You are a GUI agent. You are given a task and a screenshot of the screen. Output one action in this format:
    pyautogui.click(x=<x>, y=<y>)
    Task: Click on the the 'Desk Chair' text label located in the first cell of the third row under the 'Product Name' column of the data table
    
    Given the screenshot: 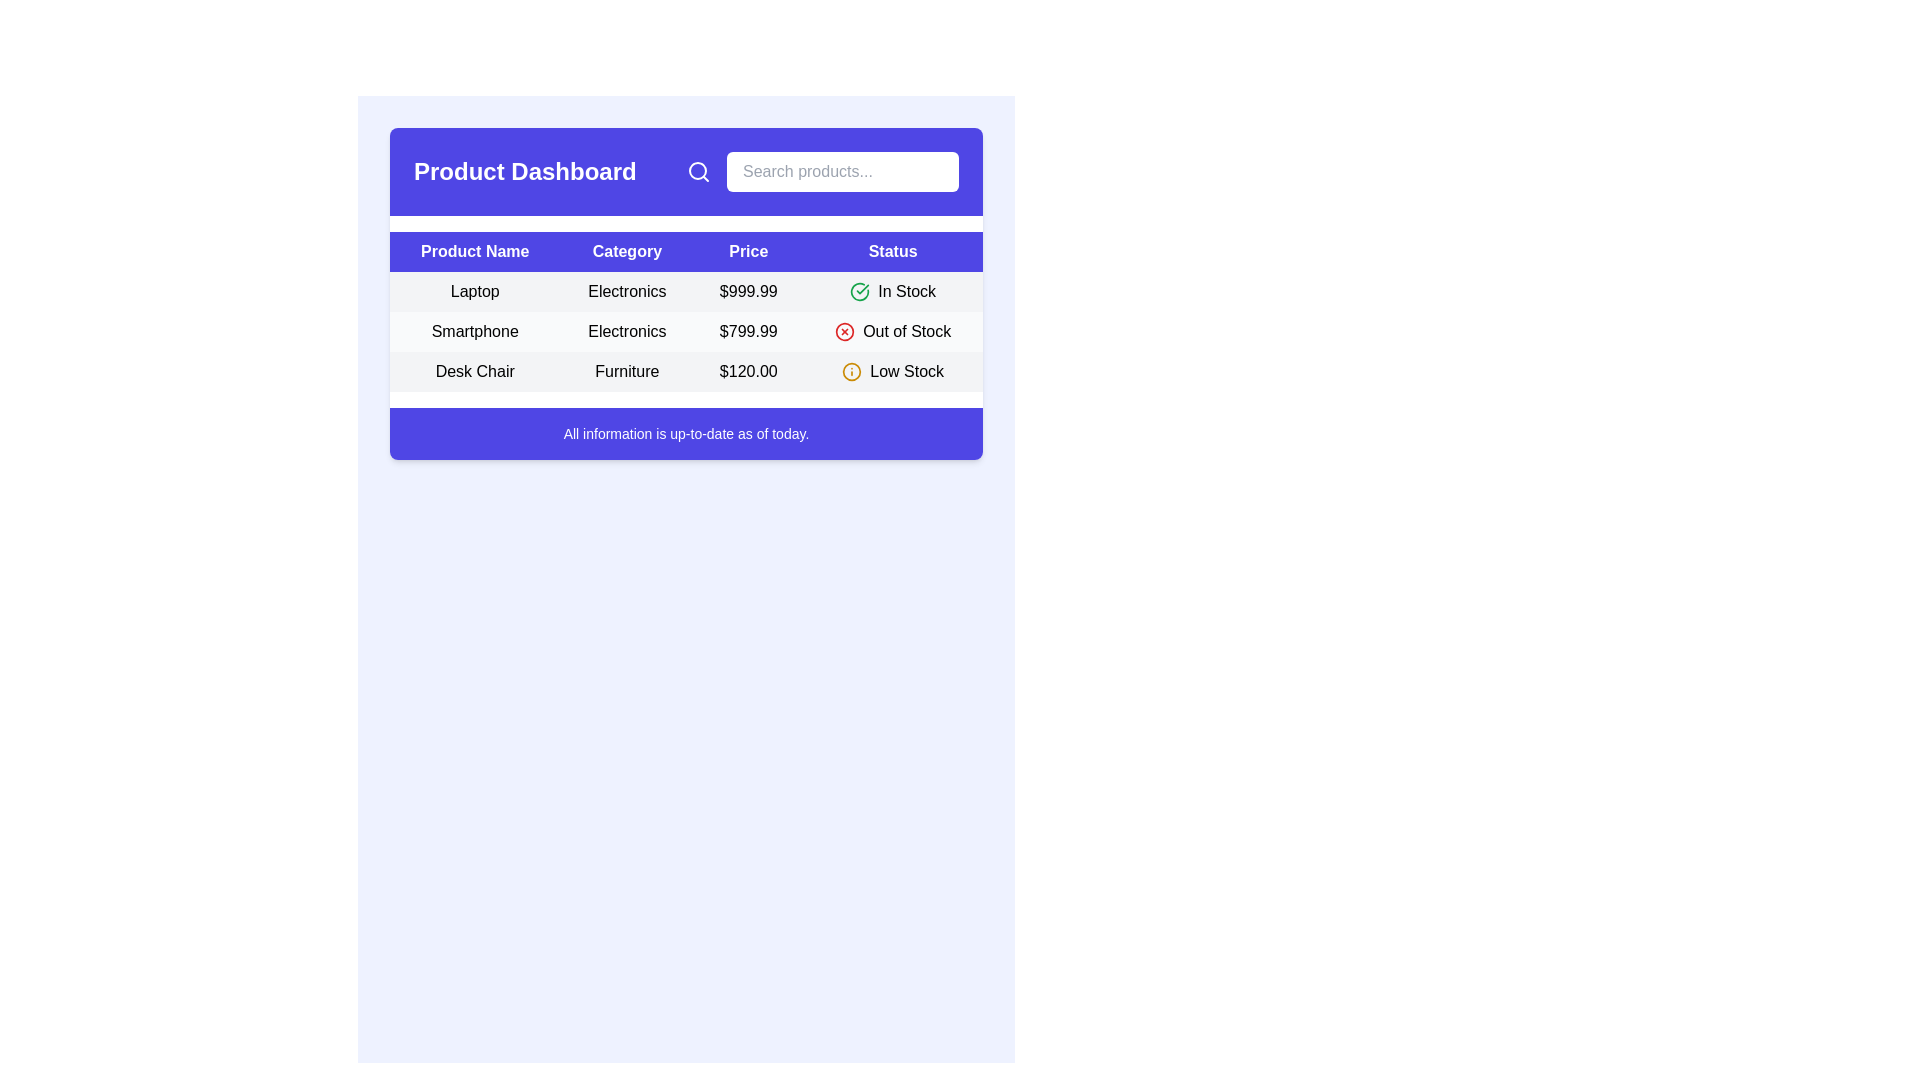 What is the action you would take?
    pyautogui.click(x=474, y=371)
    